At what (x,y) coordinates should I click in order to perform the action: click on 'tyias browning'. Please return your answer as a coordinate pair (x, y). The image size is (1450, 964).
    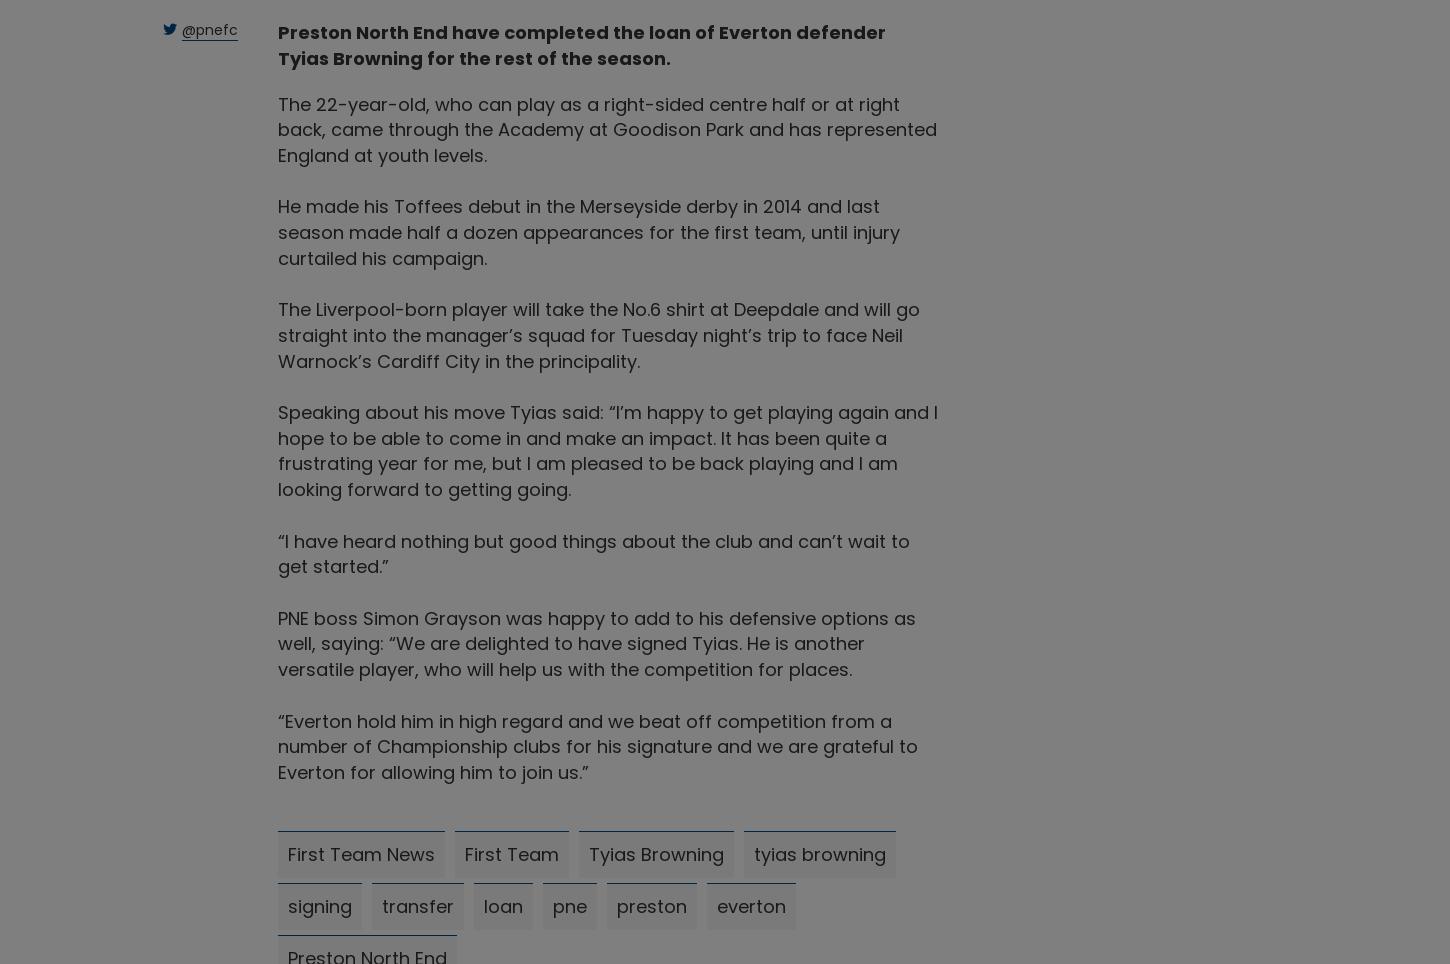
    Looking at the image, I should click on (754, 854).